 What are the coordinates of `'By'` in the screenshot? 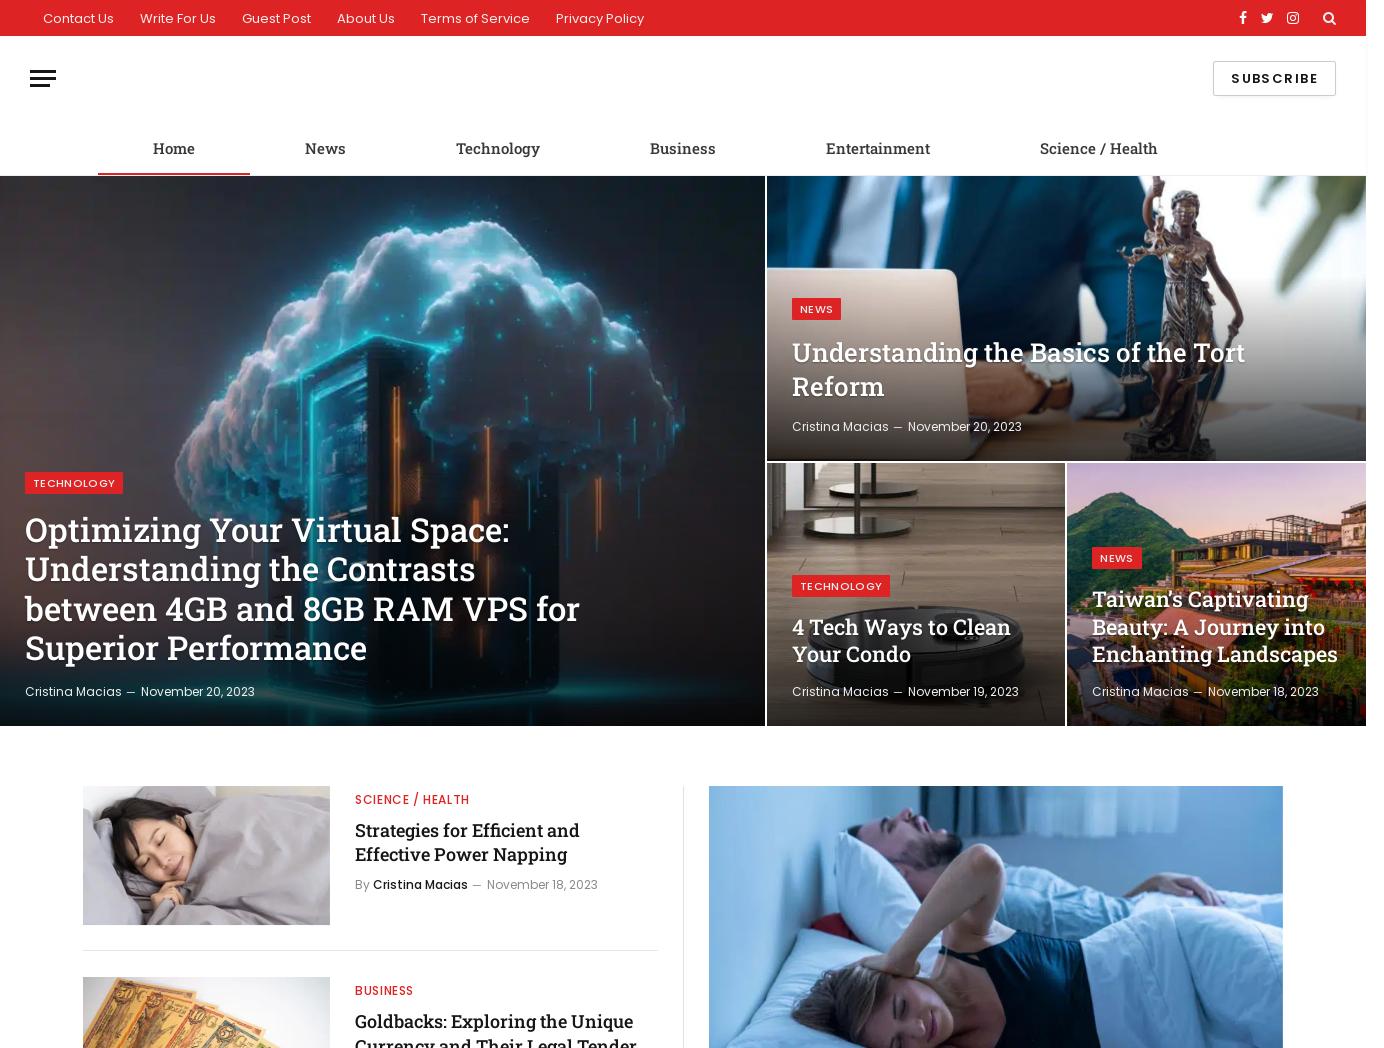 It's located at (361, 882).